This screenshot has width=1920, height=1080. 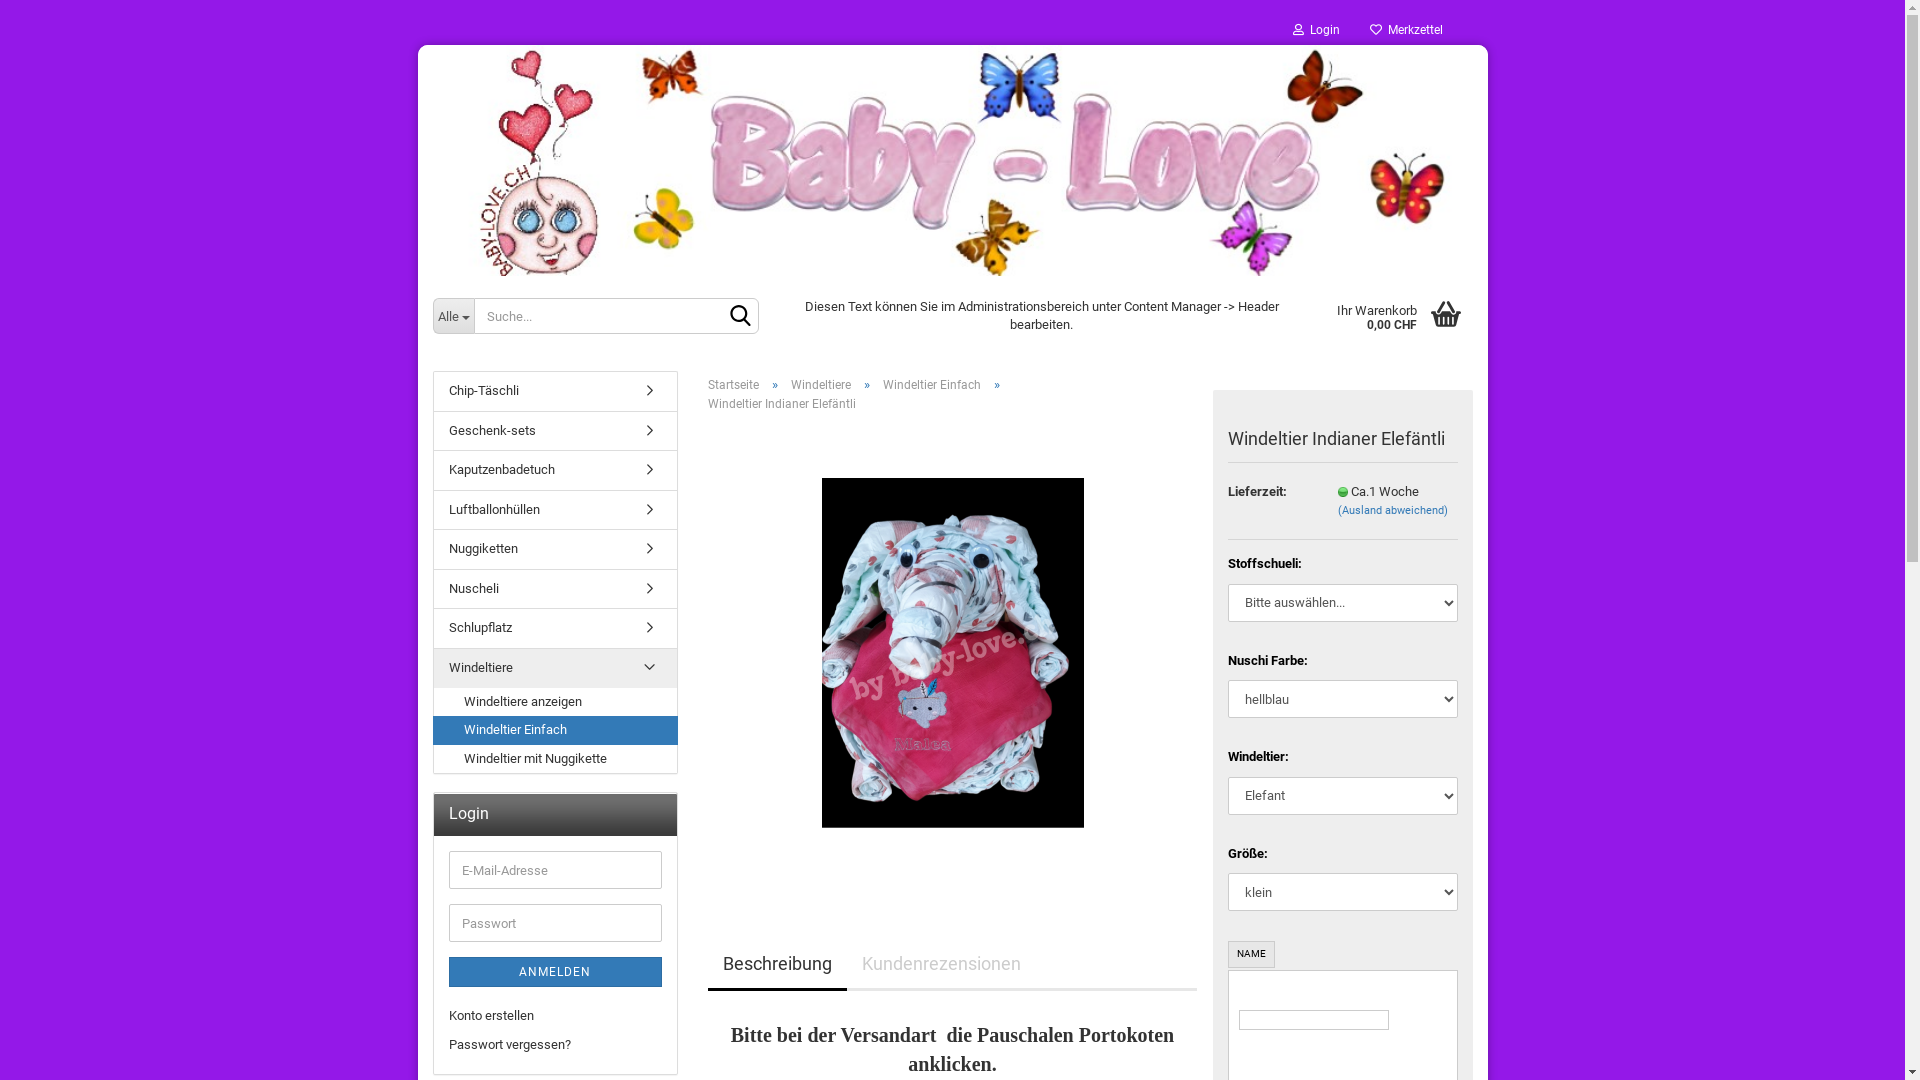 I want to click on 'Ihr Warenkorb, so click(x=1396, y=315).